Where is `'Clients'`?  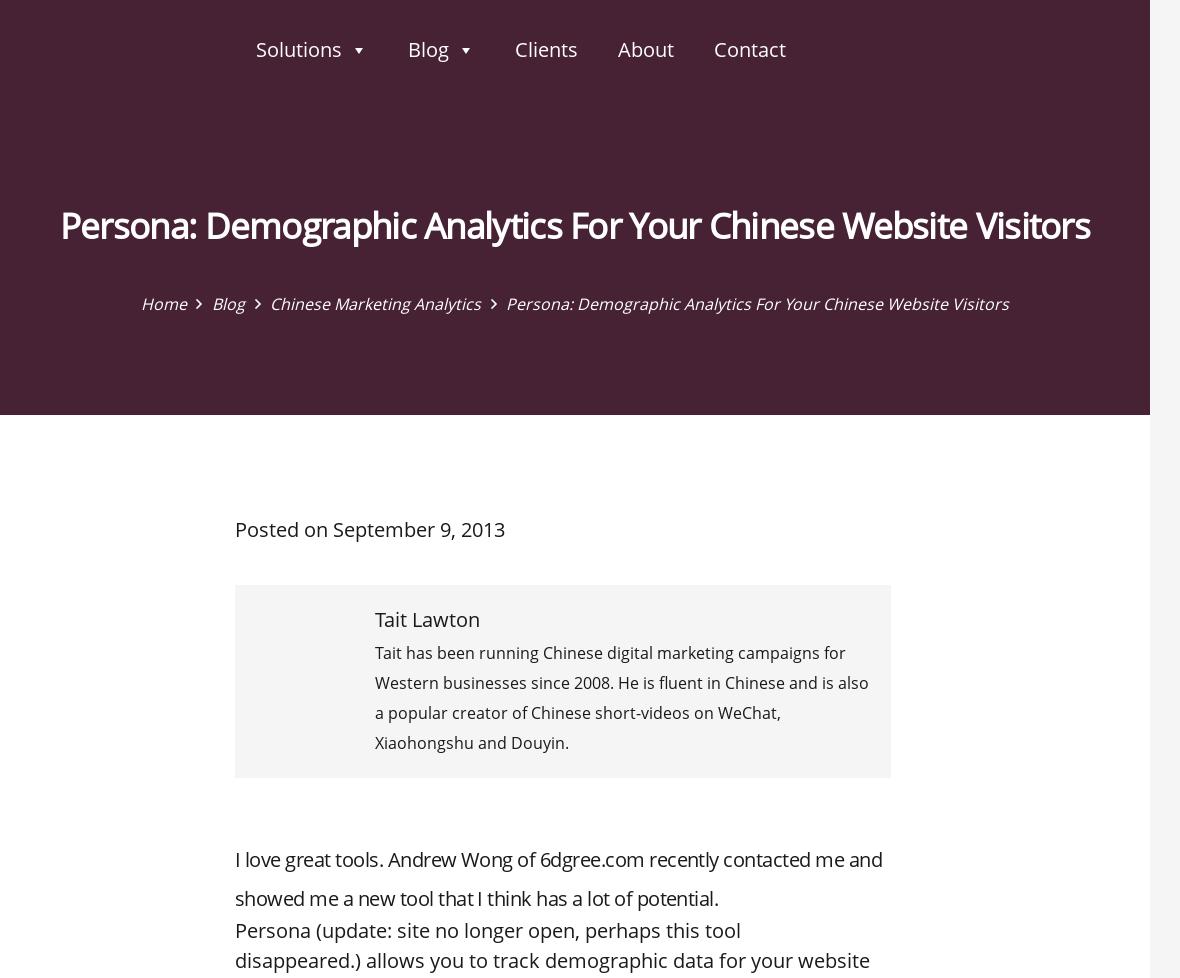
'Clients' is located at coordinates (514, 49).